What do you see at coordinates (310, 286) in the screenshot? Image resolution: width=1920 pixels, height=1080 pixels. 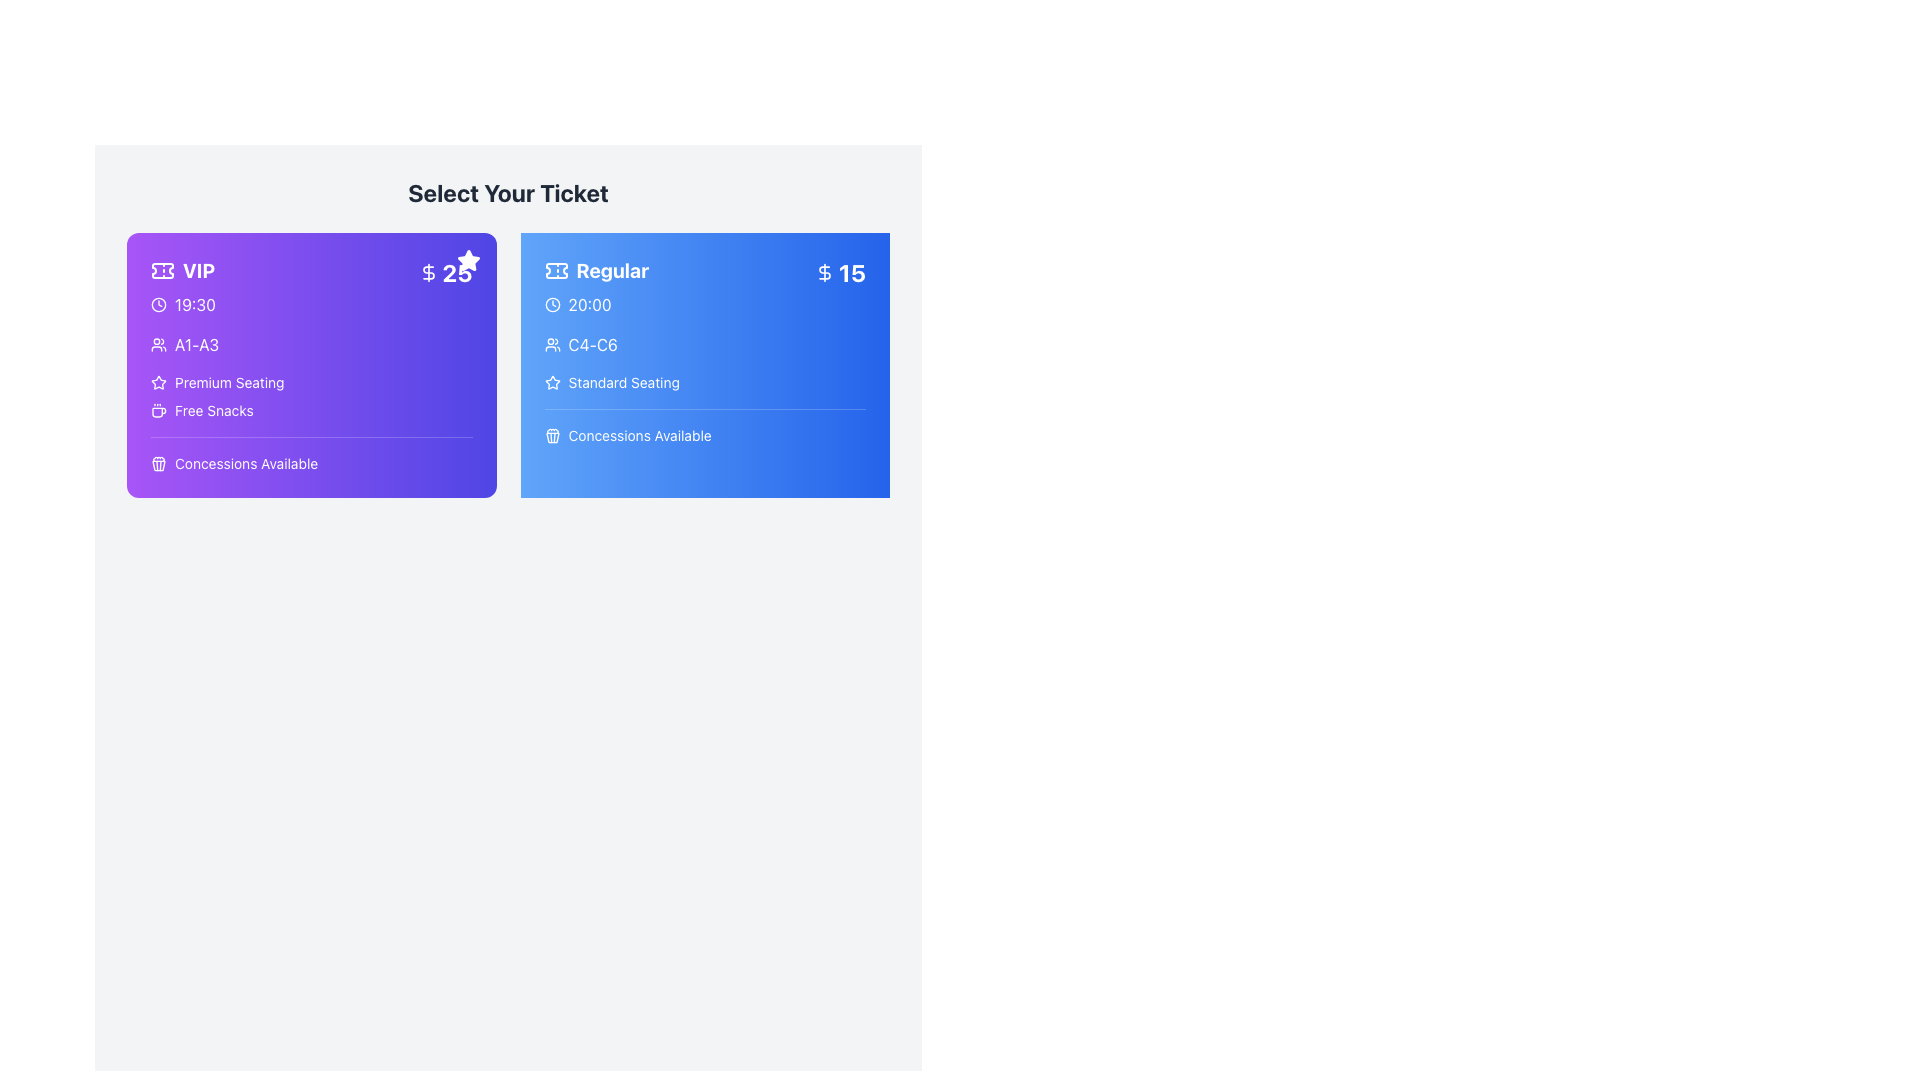 I see `the informational widget displaying 'VIP 19:30 $25' located in the top section of the left card labeled 'VIP', which may contain an interactive link` at bounding box center [310, 286].